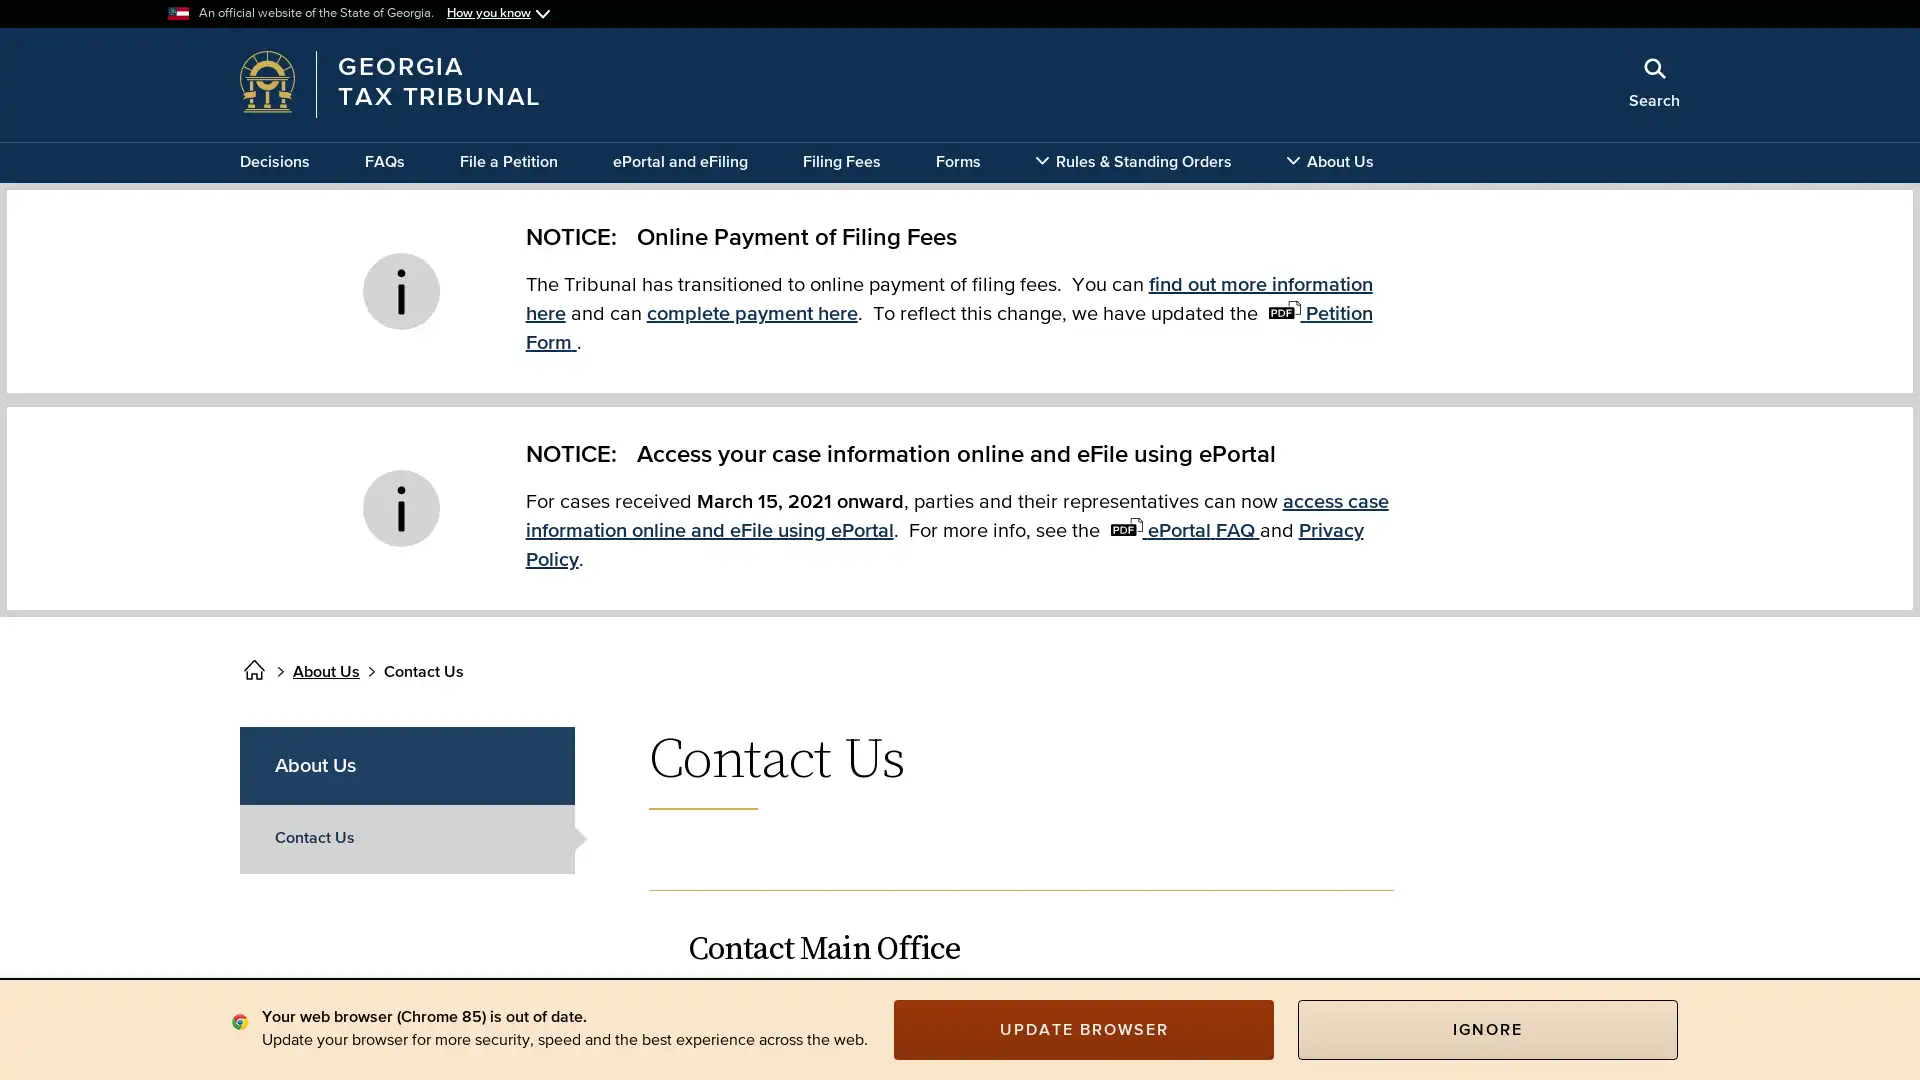  Describe the element at coordinates (1657, 62) in the screenshot. I see `Close` at that location.